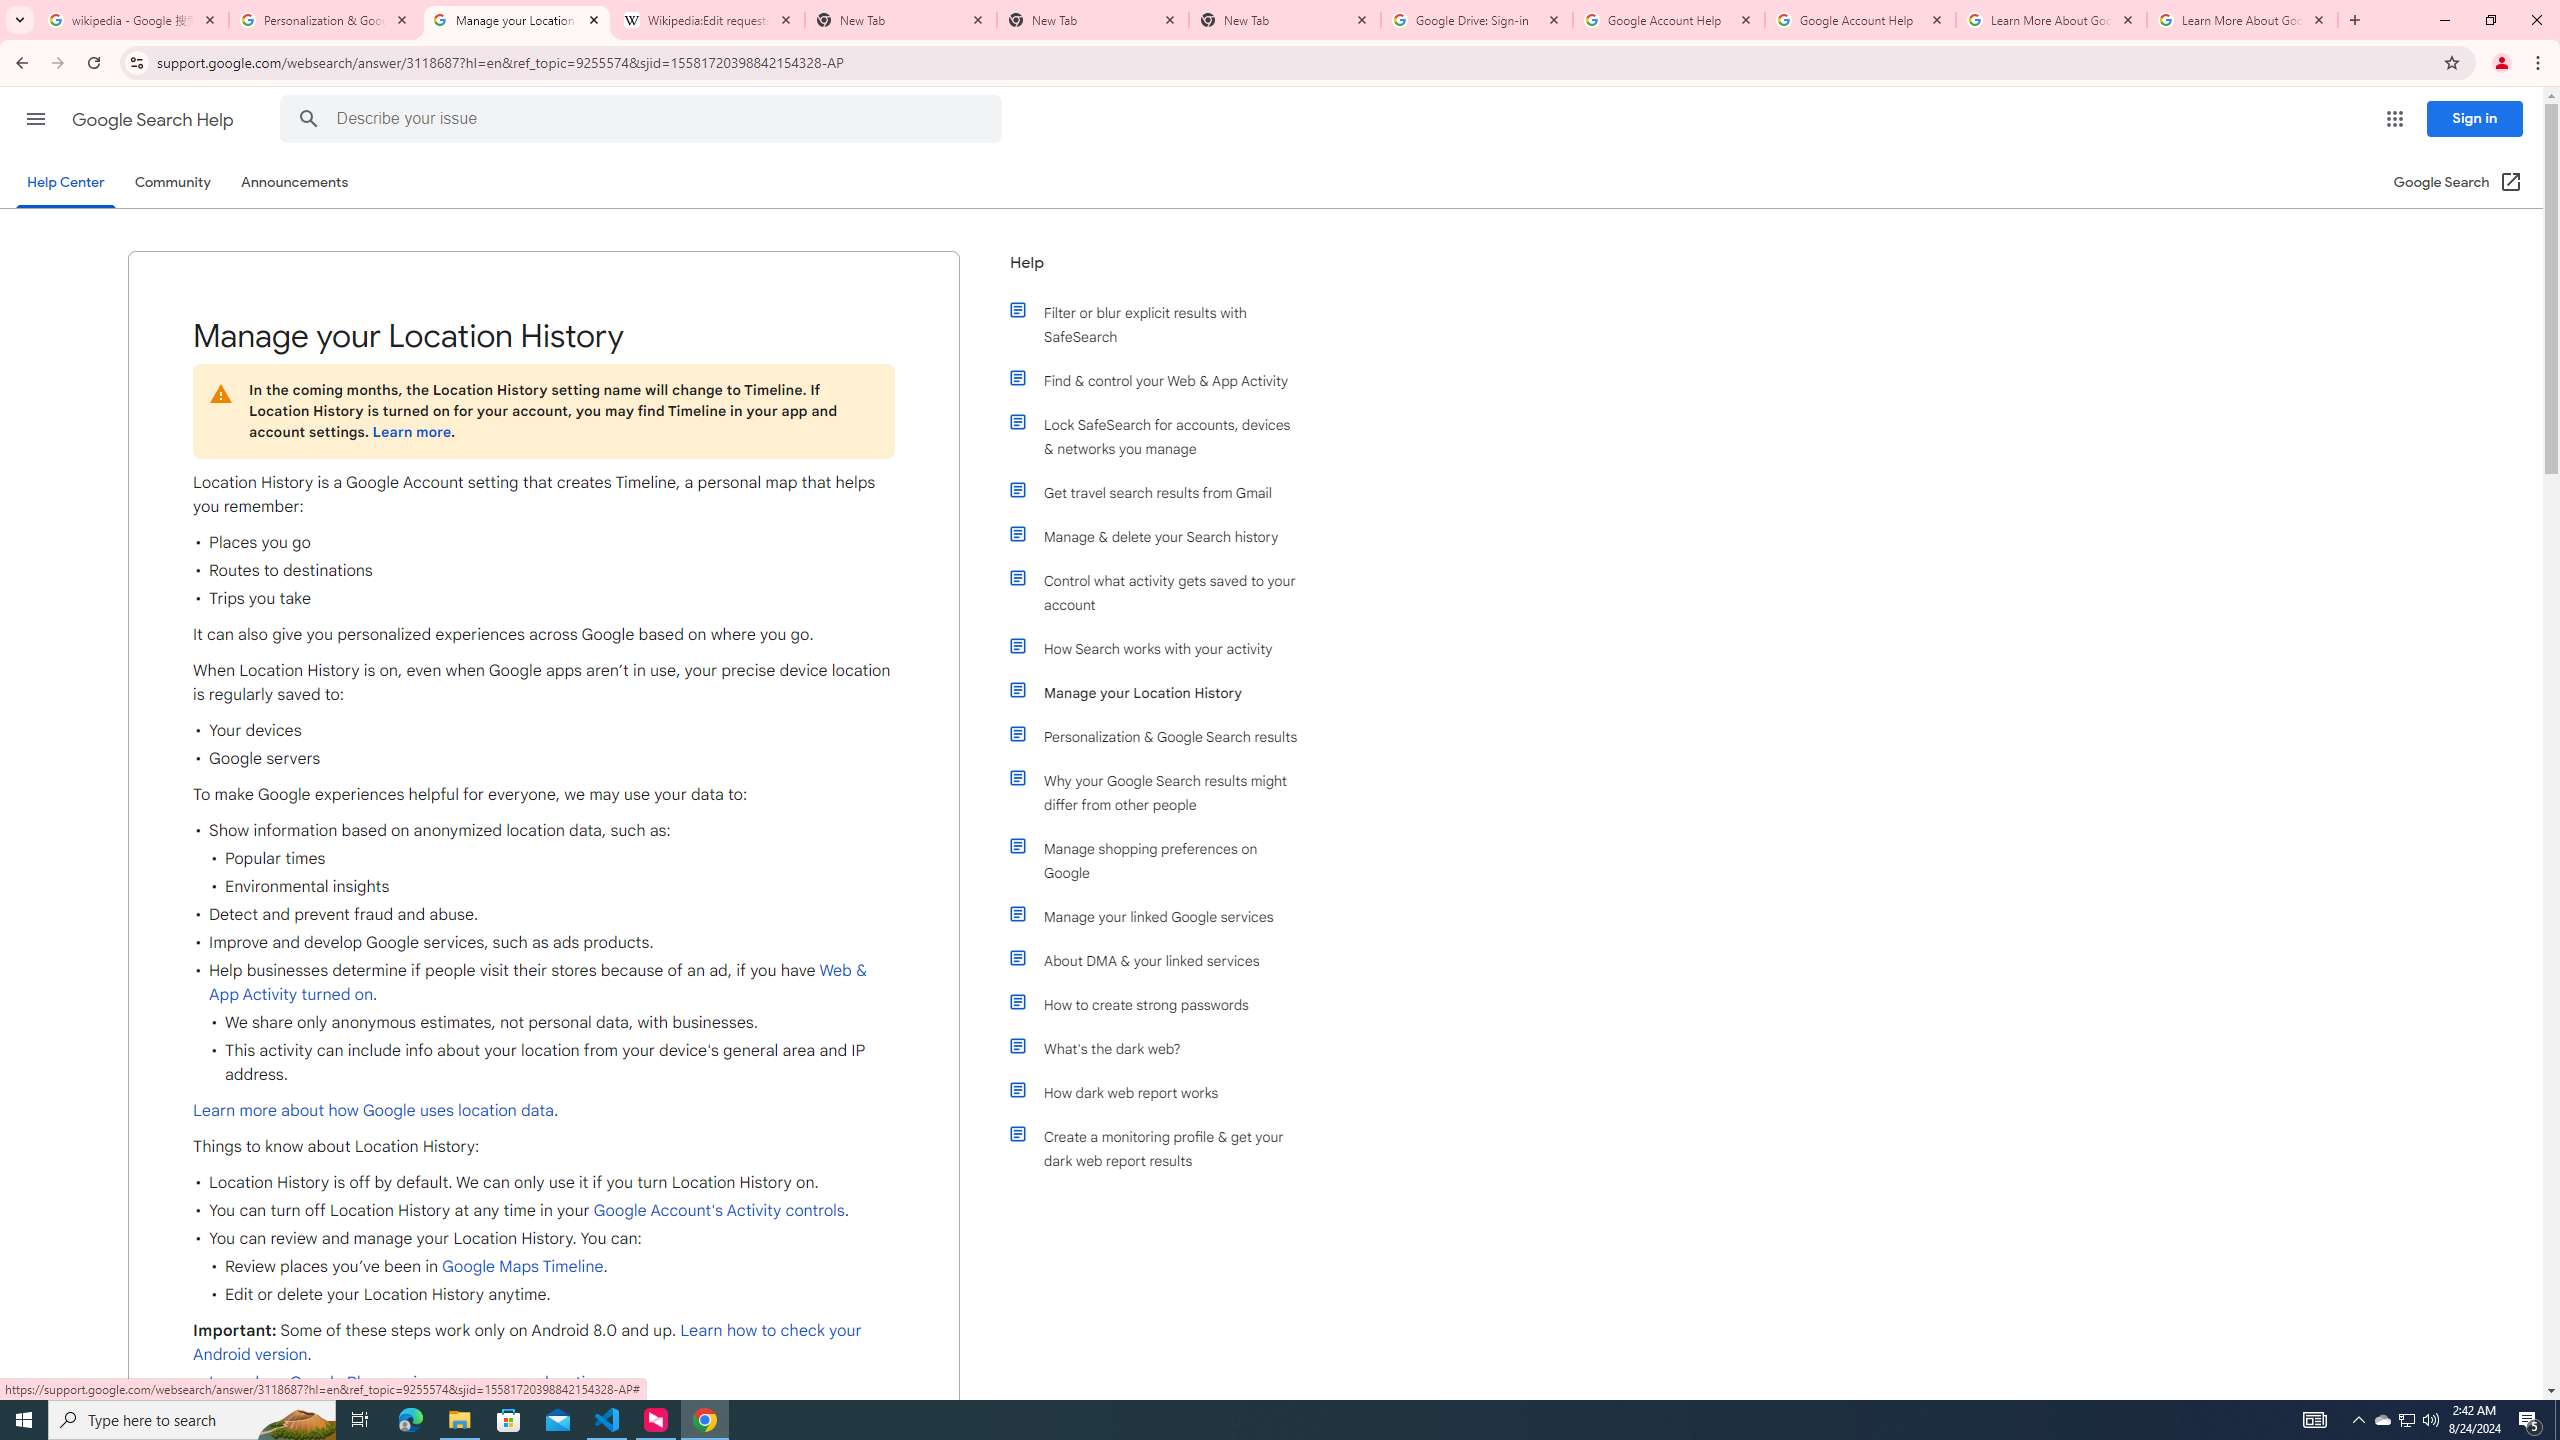  What do you see at coordinates (1162, 961) in the screenshot?
I see `'About DMA & your linked services'` at bounding box center [1162, 961].